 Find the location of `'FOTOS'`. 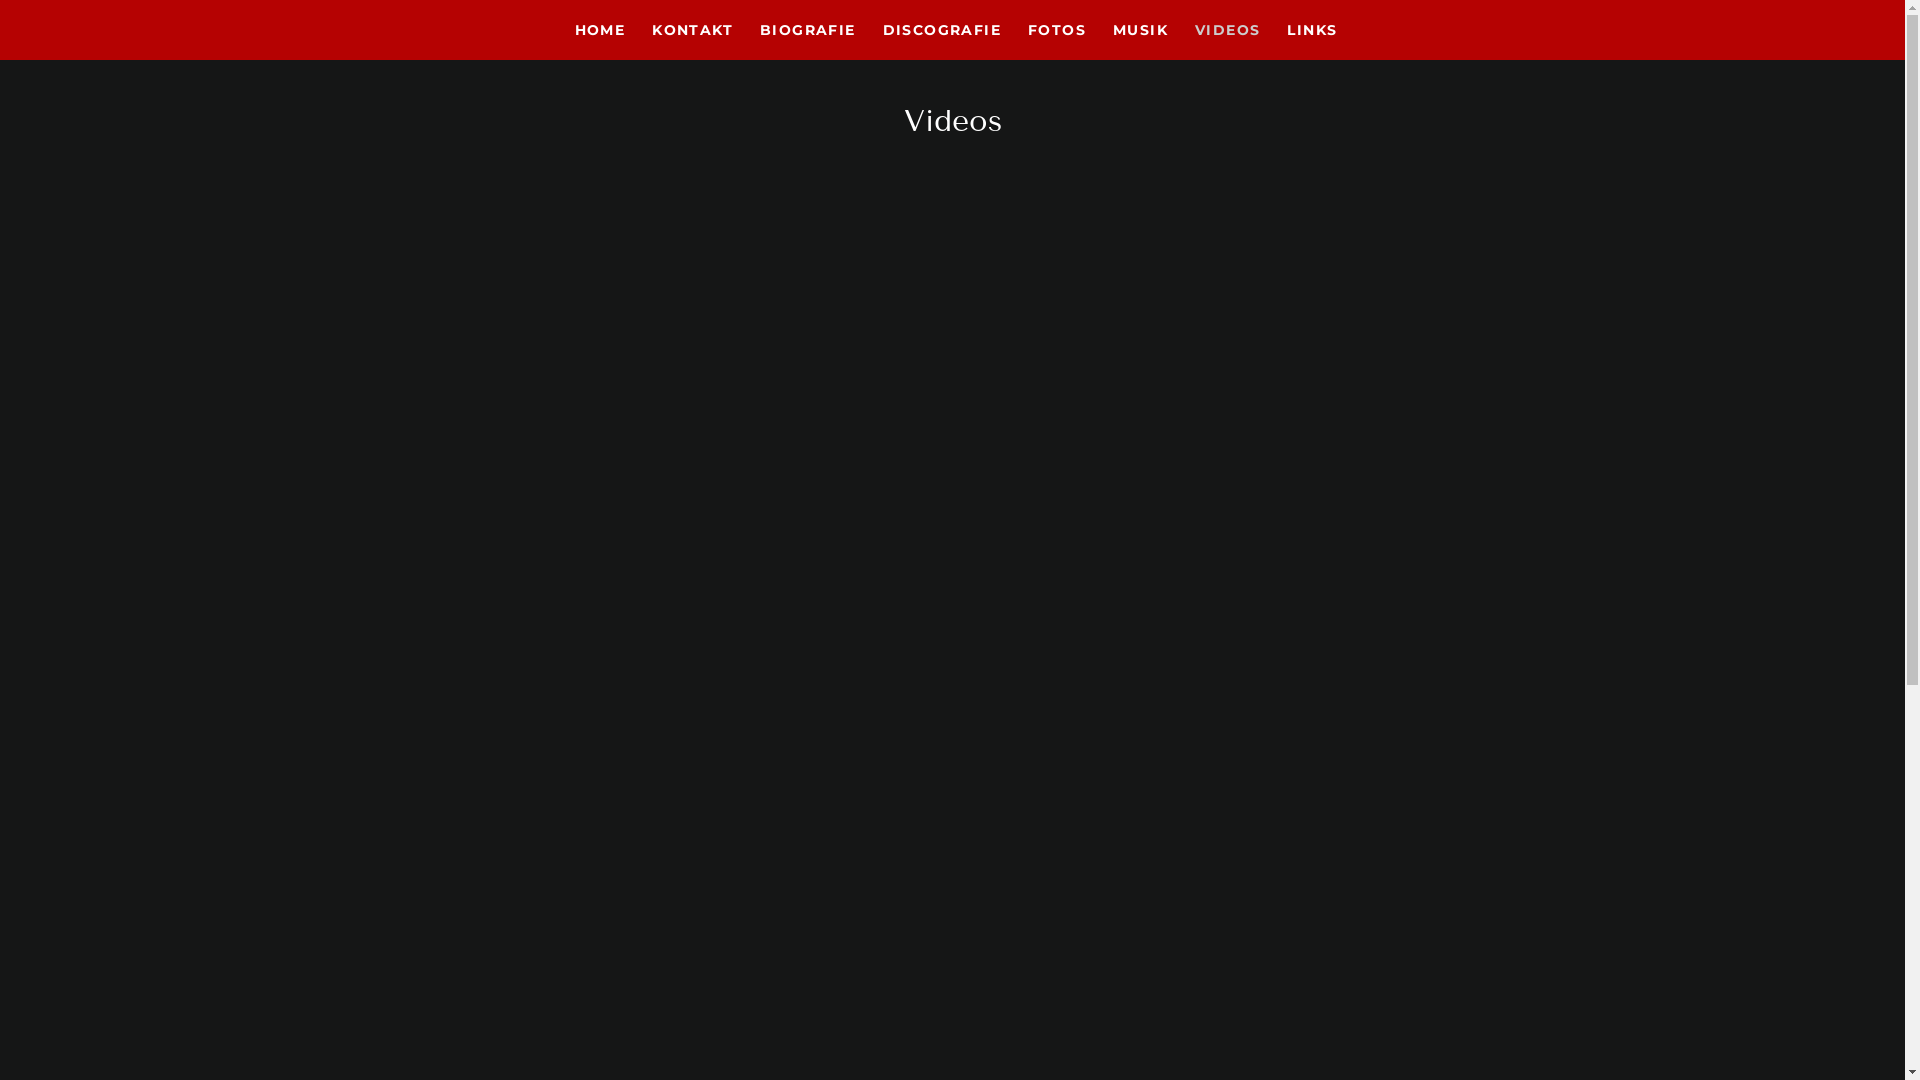

'FOTOS' is located at coordinates (1052, 30).